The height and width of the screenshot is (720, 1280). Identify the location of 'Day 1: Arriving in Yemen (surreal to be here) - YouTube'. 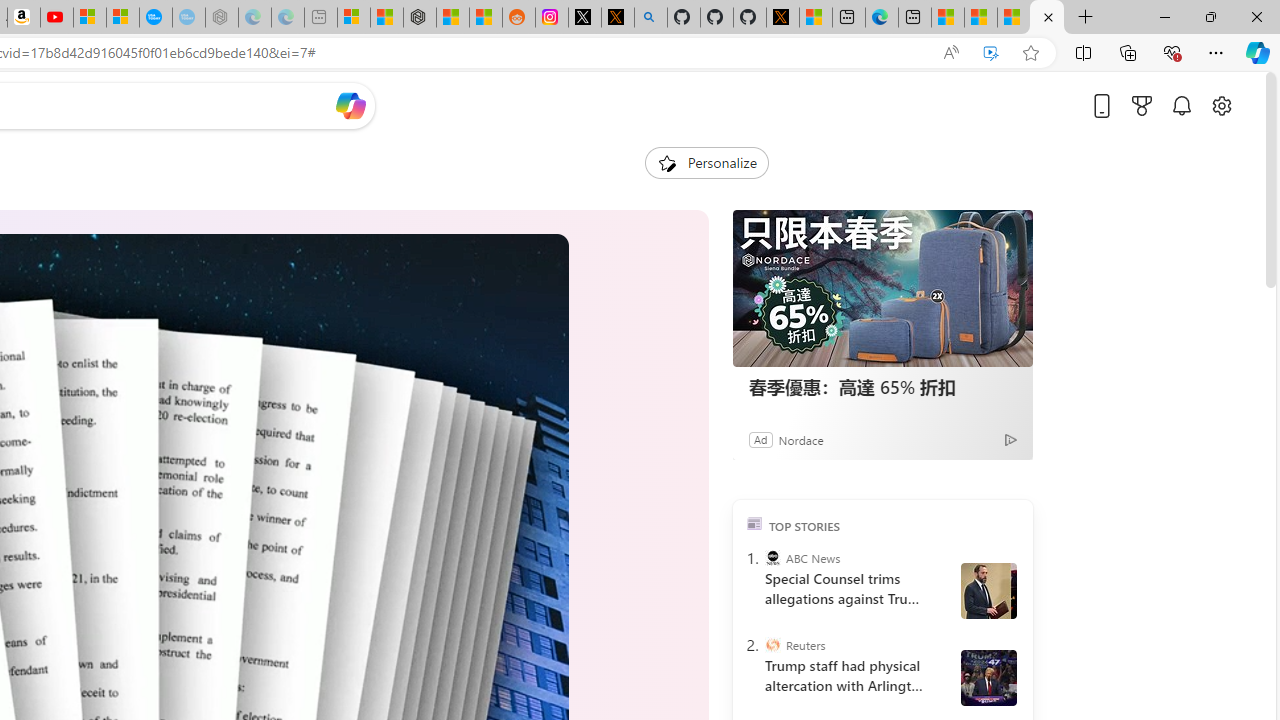
(56, 17).